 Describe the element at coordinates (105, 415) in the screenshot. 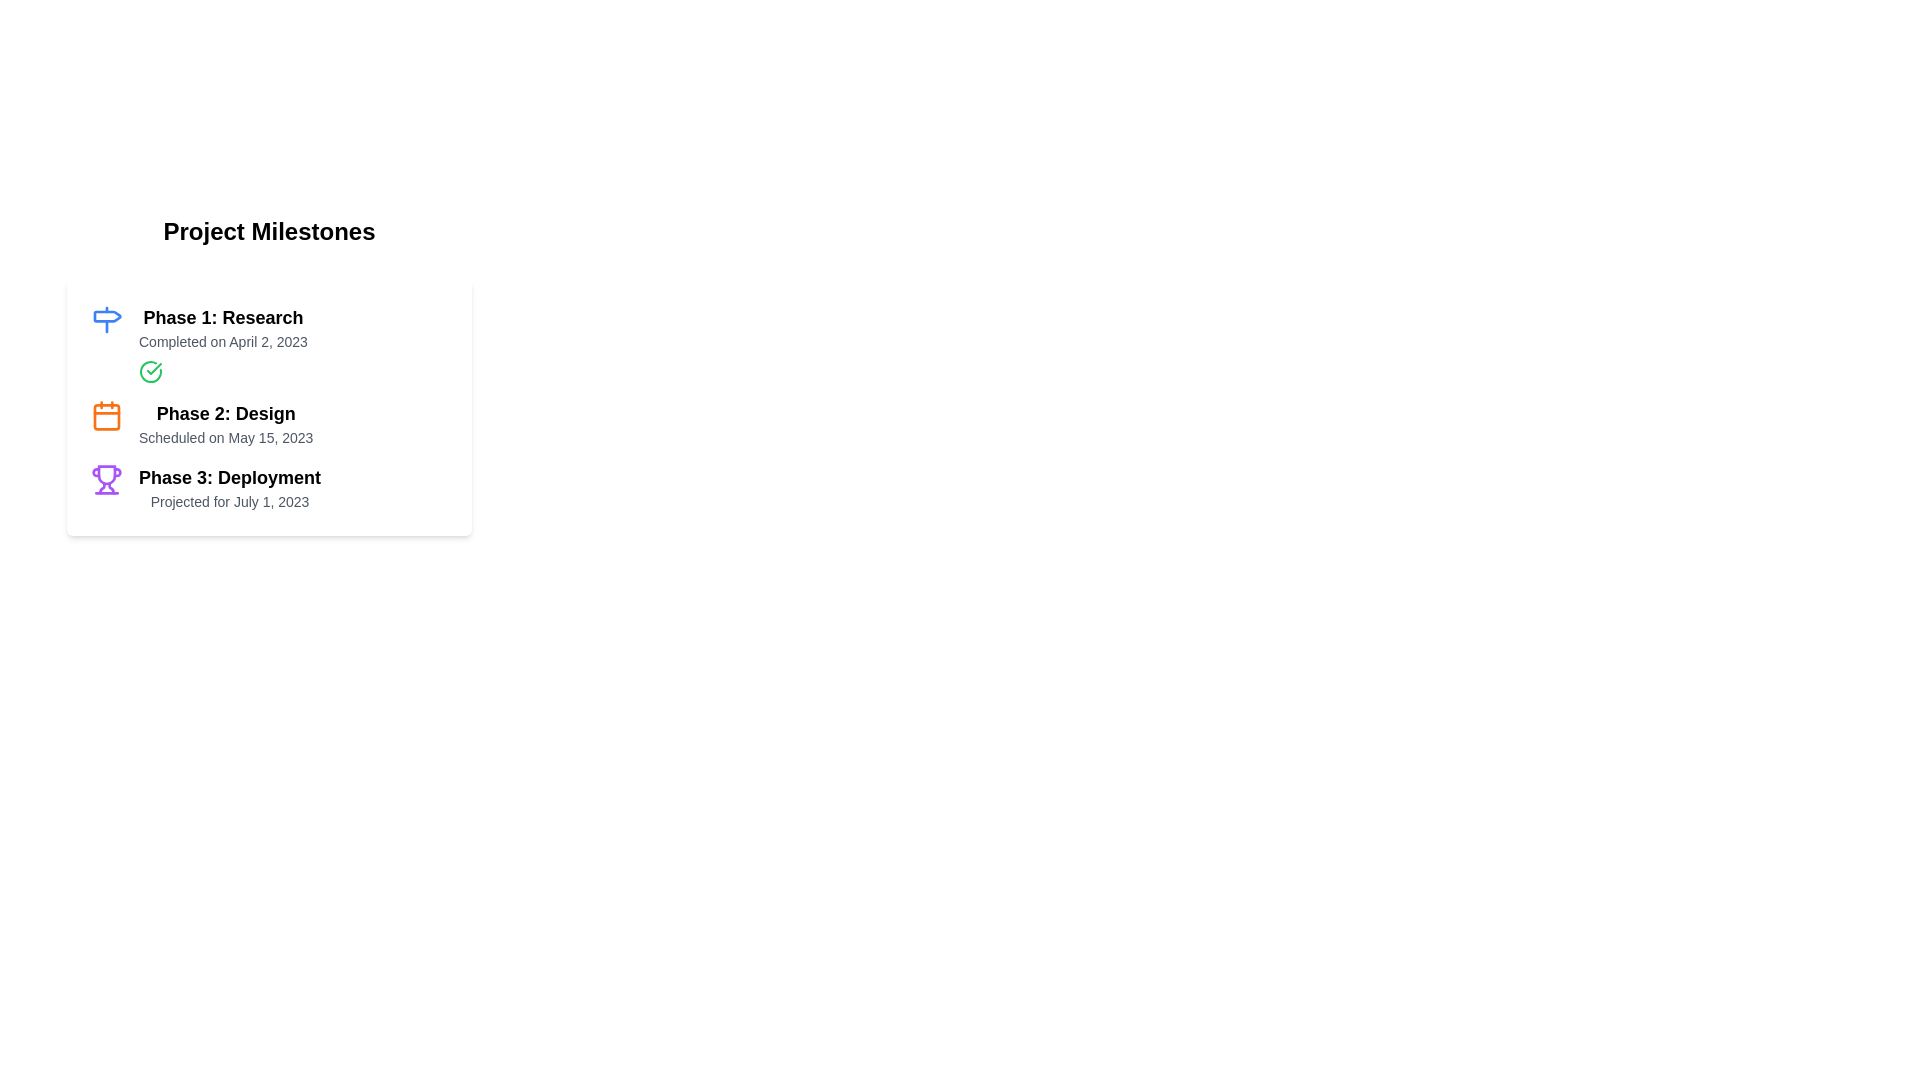

I see `the scheduling icon located to the left of the text 'Phase 2: Design Scheduled on May 15, 2023'` at that location.